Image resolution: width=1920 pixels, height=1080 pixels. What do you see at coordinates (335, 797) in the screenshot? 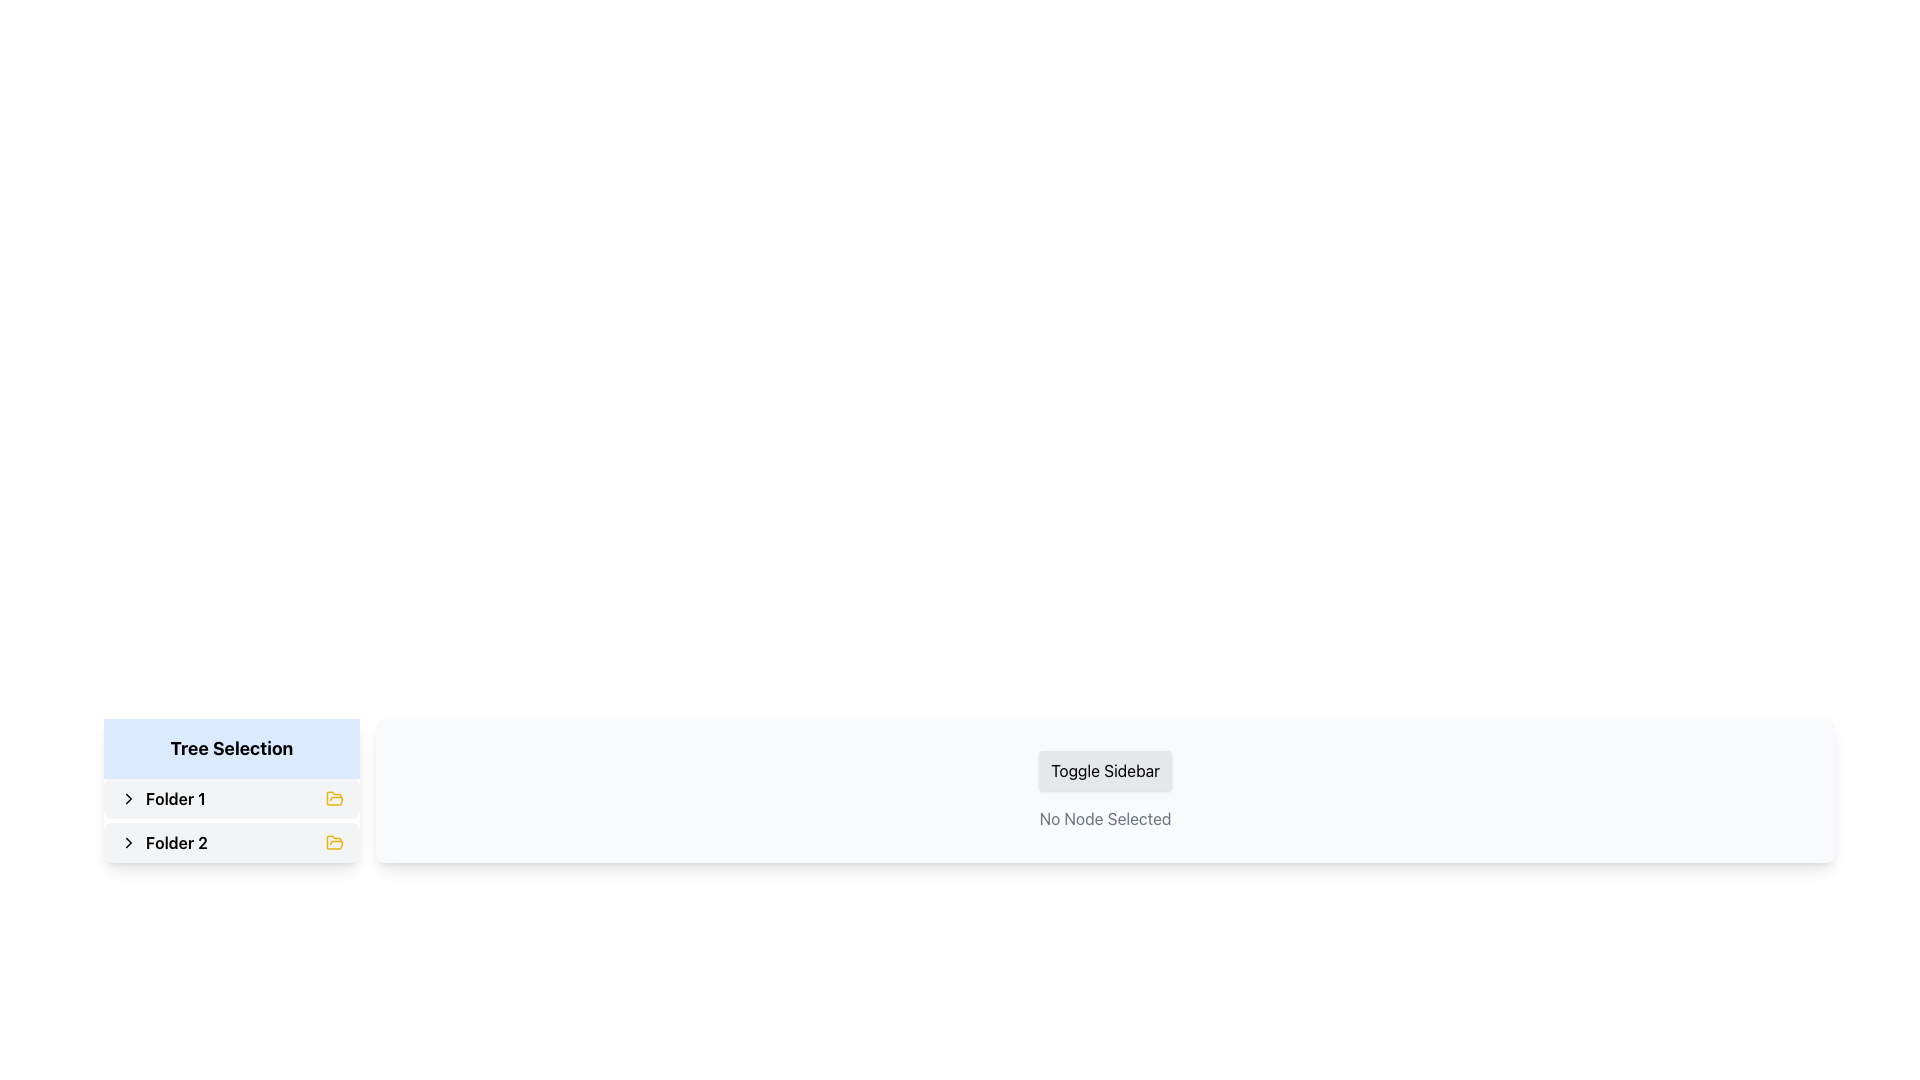
I see `the icon indicating that 'Folder 1' is currently open or selected, located in the left-side Tree Selection panel, adjacent to the textual label` at bounding box center [335, 797].